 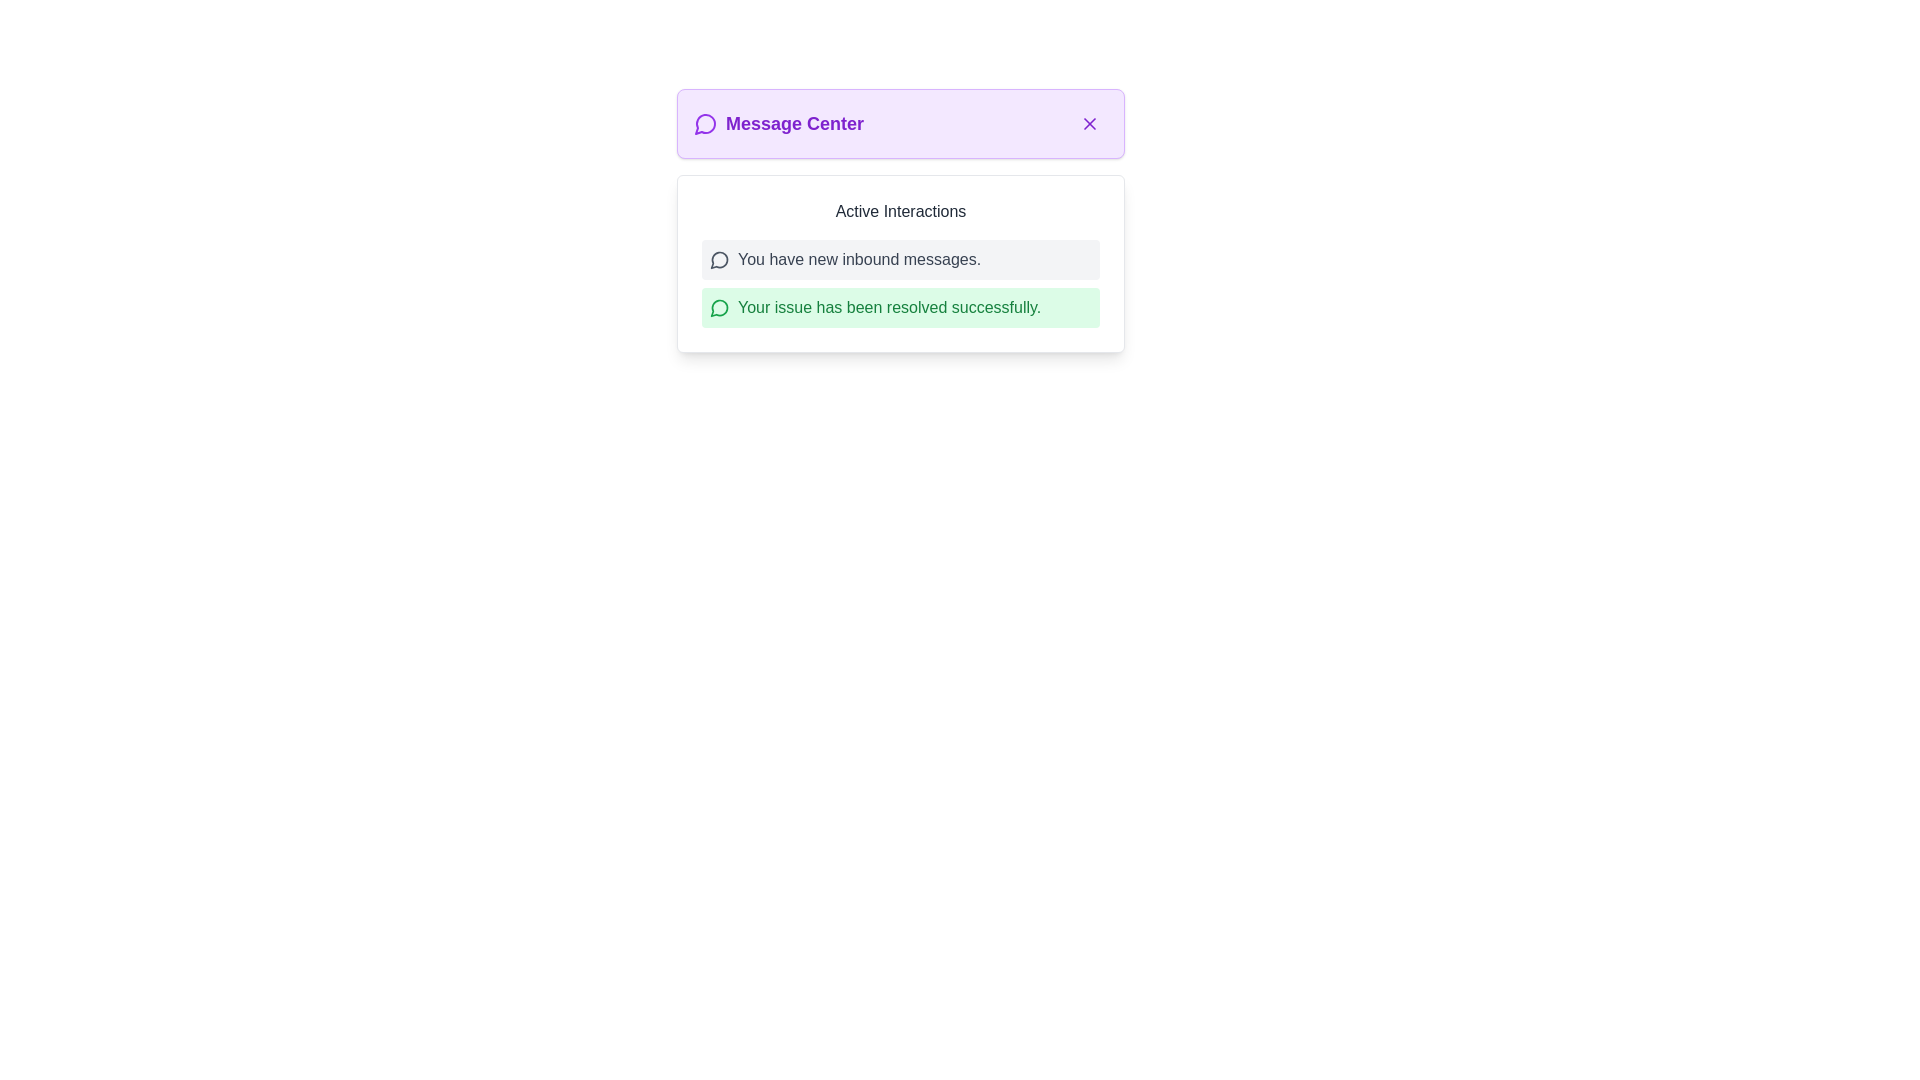 What do you see at coordinates (719, 259) in the screenshot?
I see `the messaging icon located near the top-left corner of the 'Message Center' pop-up` at bounding box center [719, 259].